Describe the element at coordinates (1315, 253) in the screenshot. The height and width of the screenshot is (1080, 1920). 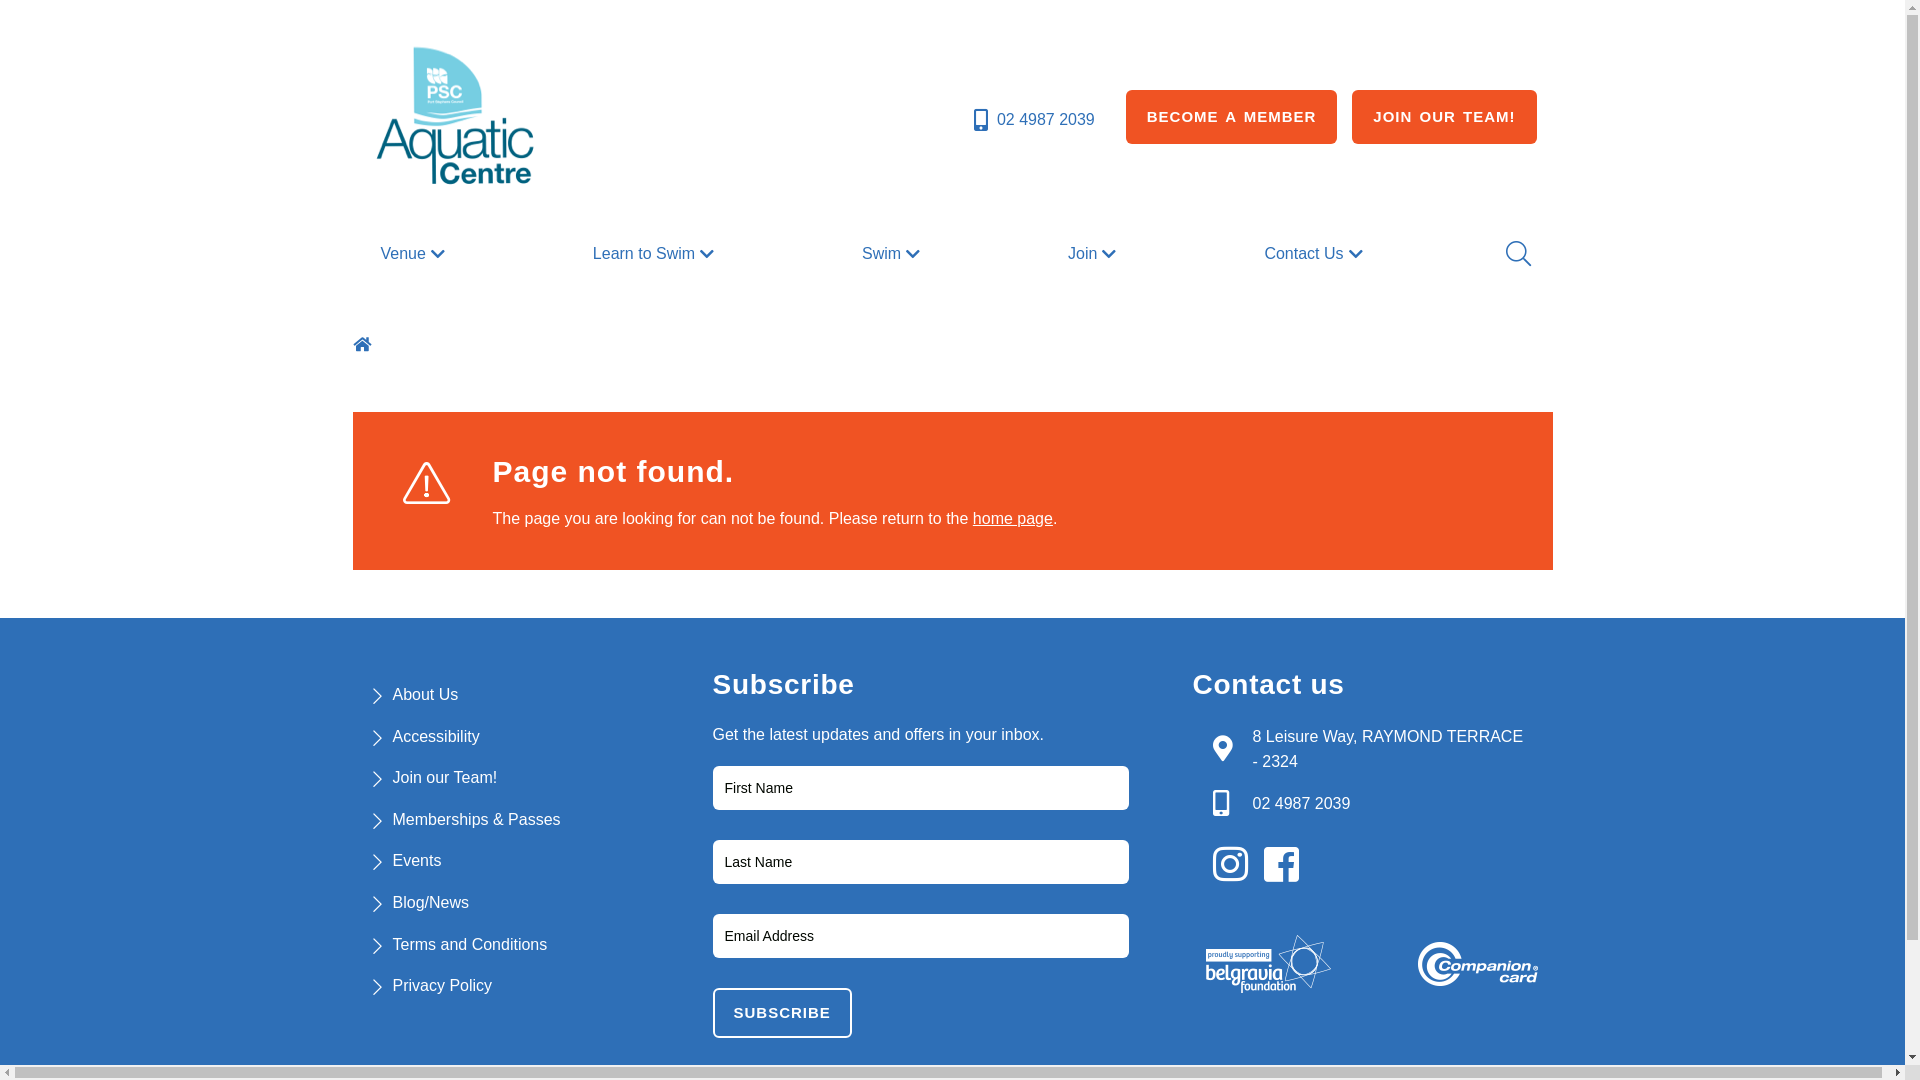
I see `'Contact Us'` at that location.